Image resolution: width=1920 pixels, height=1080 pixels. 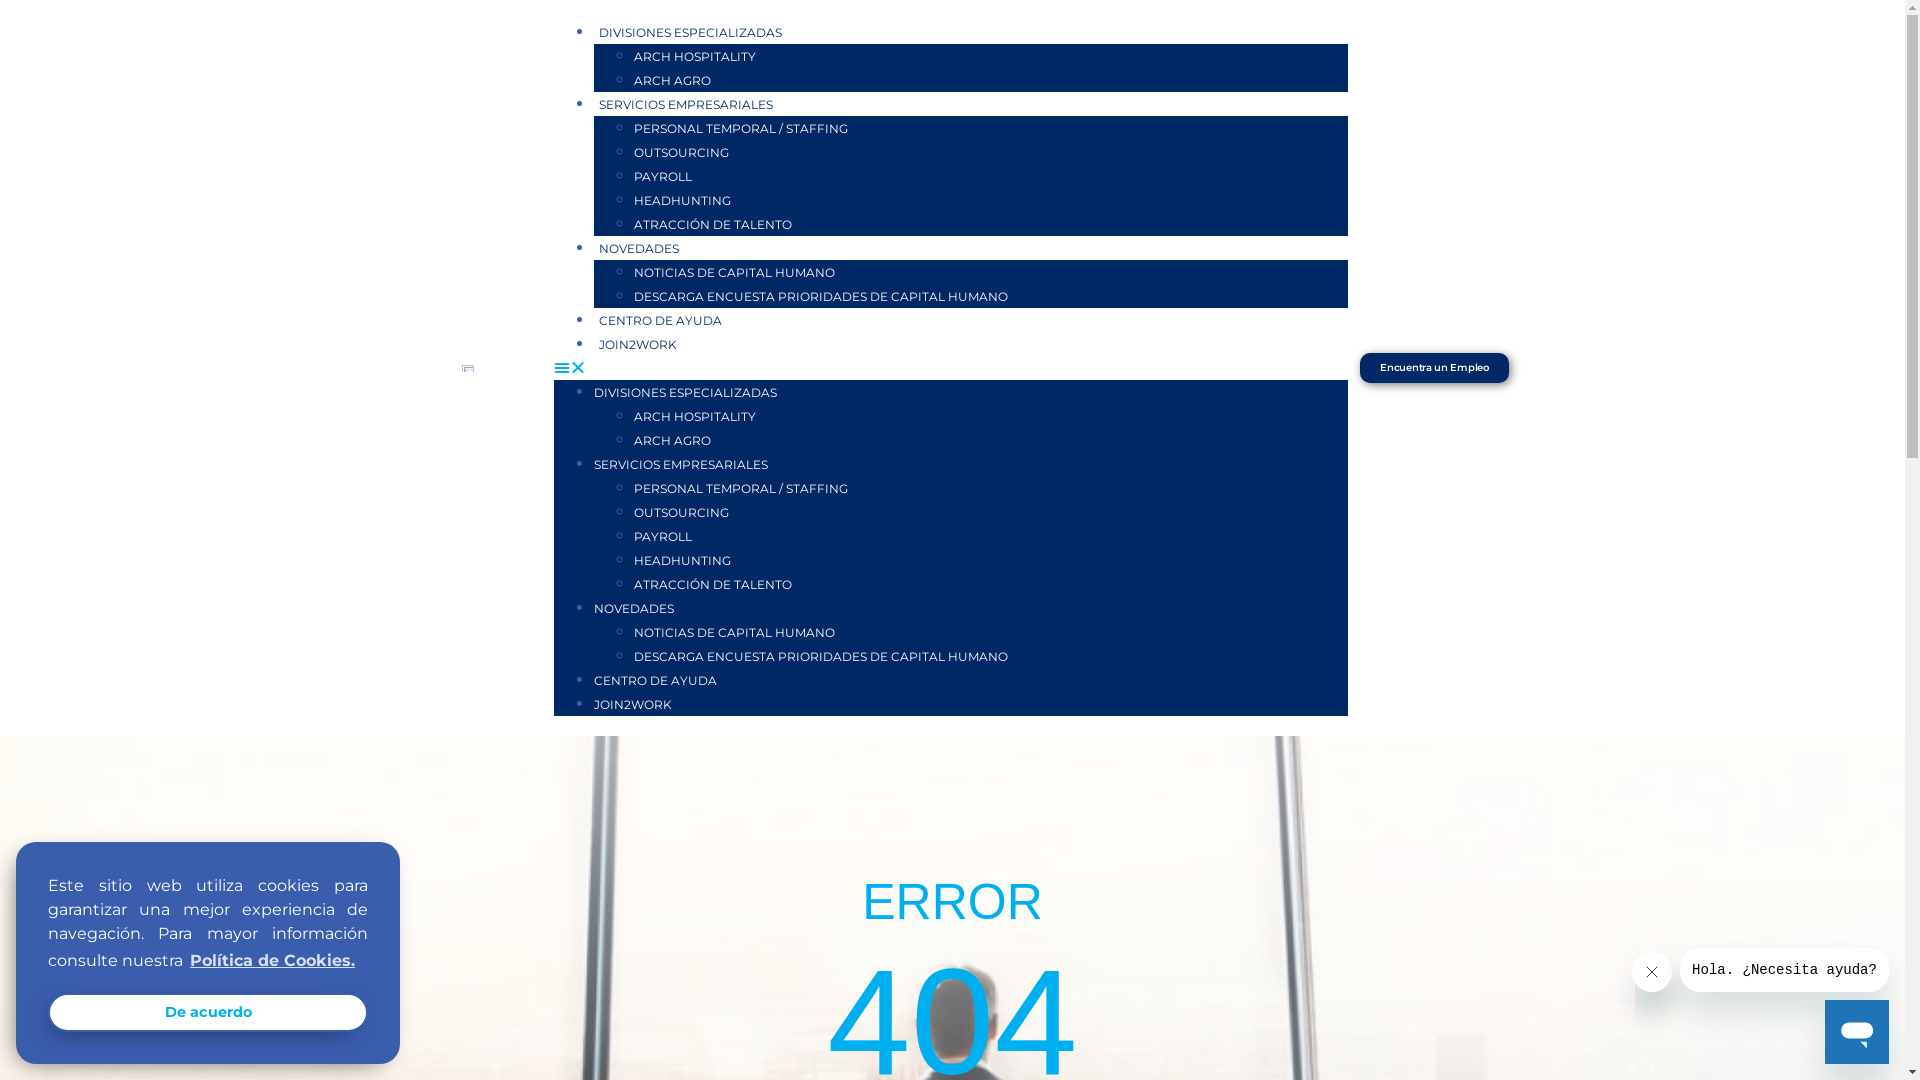 What do you see at coordinates (739, 488) in the screenshot?
I see `'PERSONAL TEMPORAL / STAFFING'` at bounding box center [739, 488].